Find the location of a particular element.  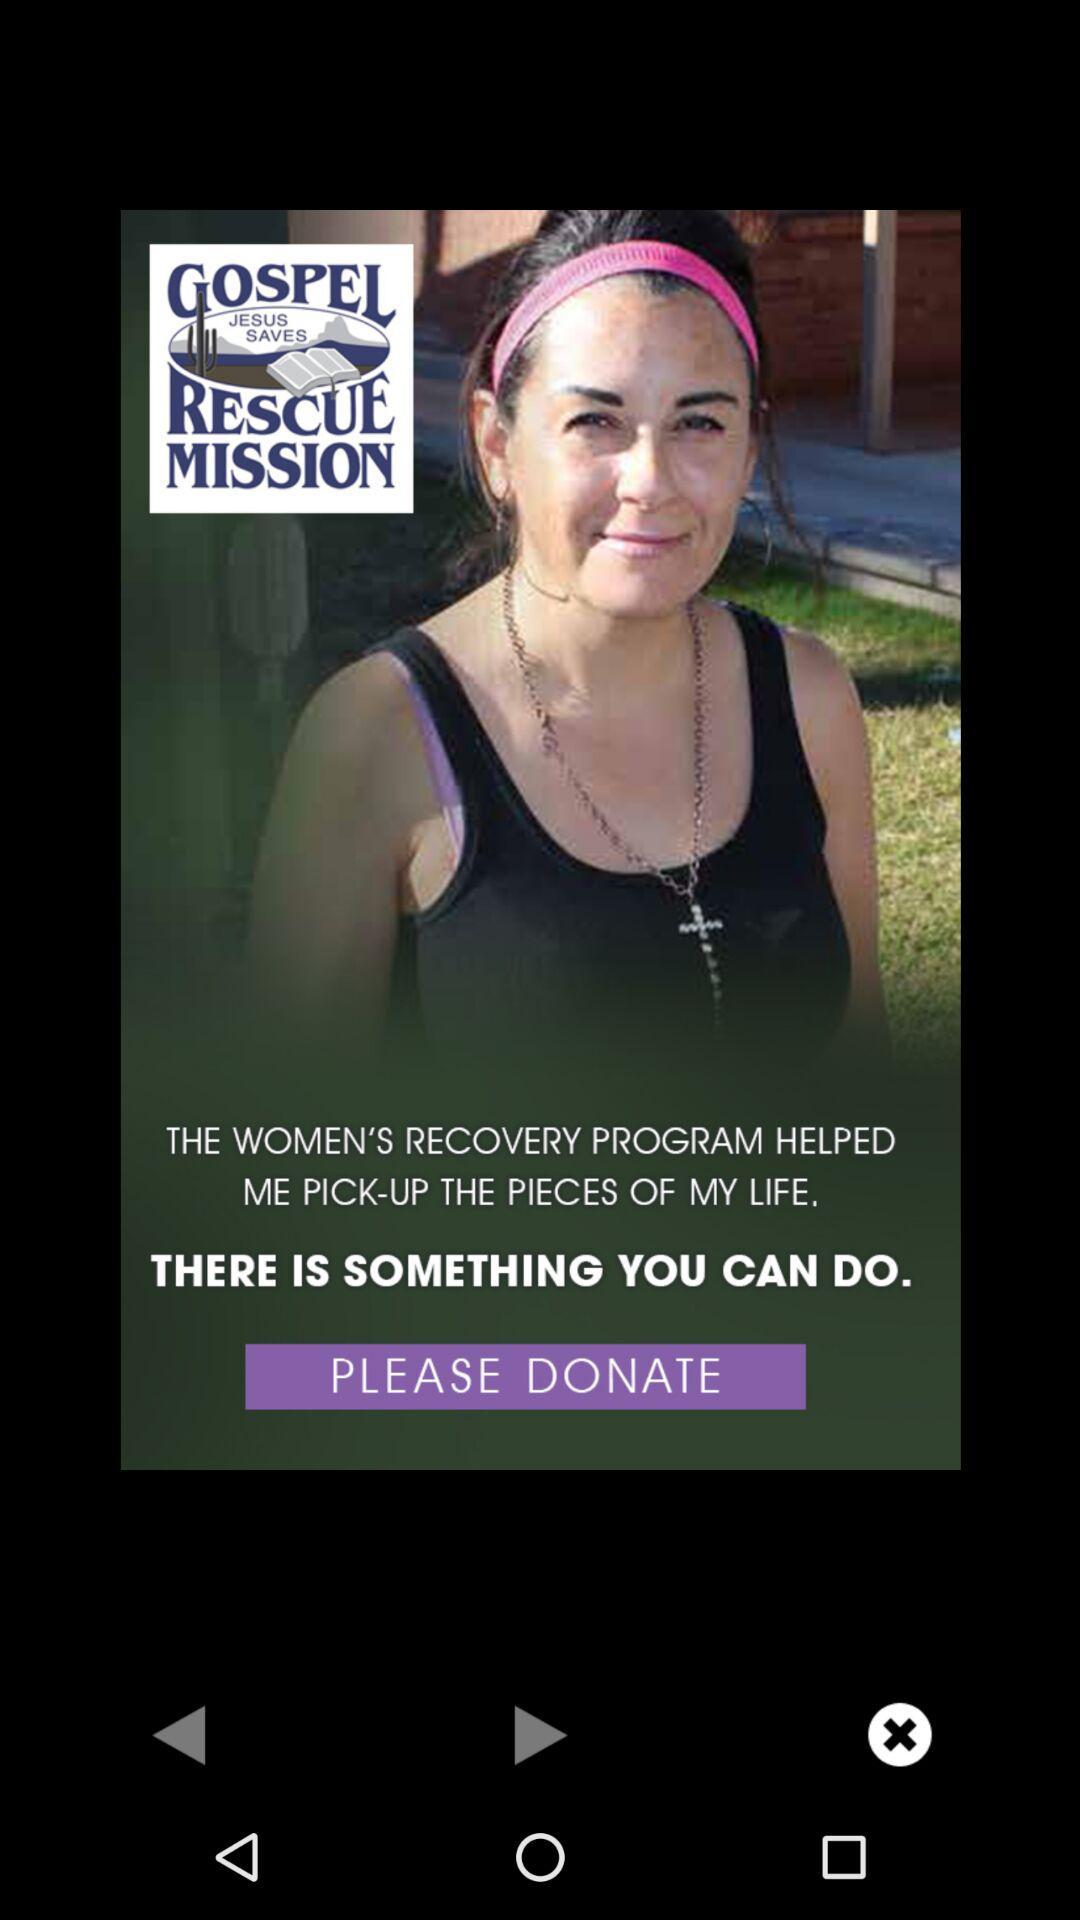

the play icon is located at coordinates (540, 1855).